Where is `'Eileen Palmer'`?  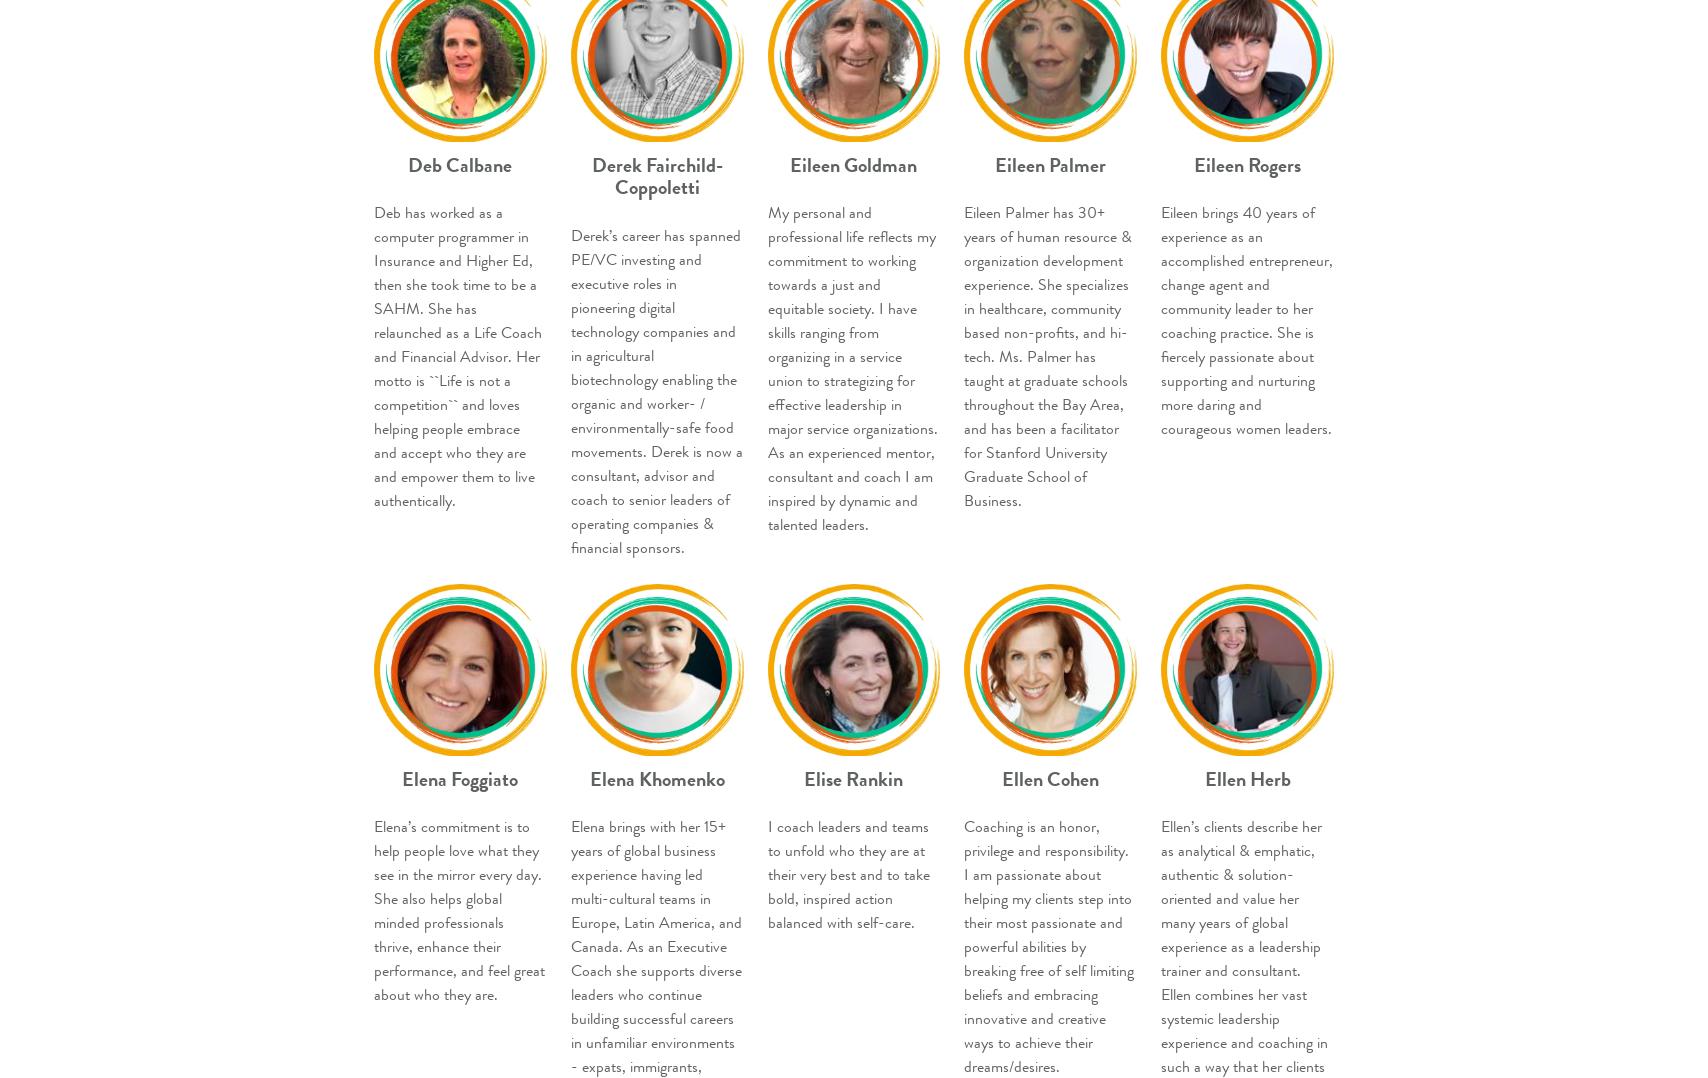 'Eileen Palmer' is located at coordinates (1050, 163).